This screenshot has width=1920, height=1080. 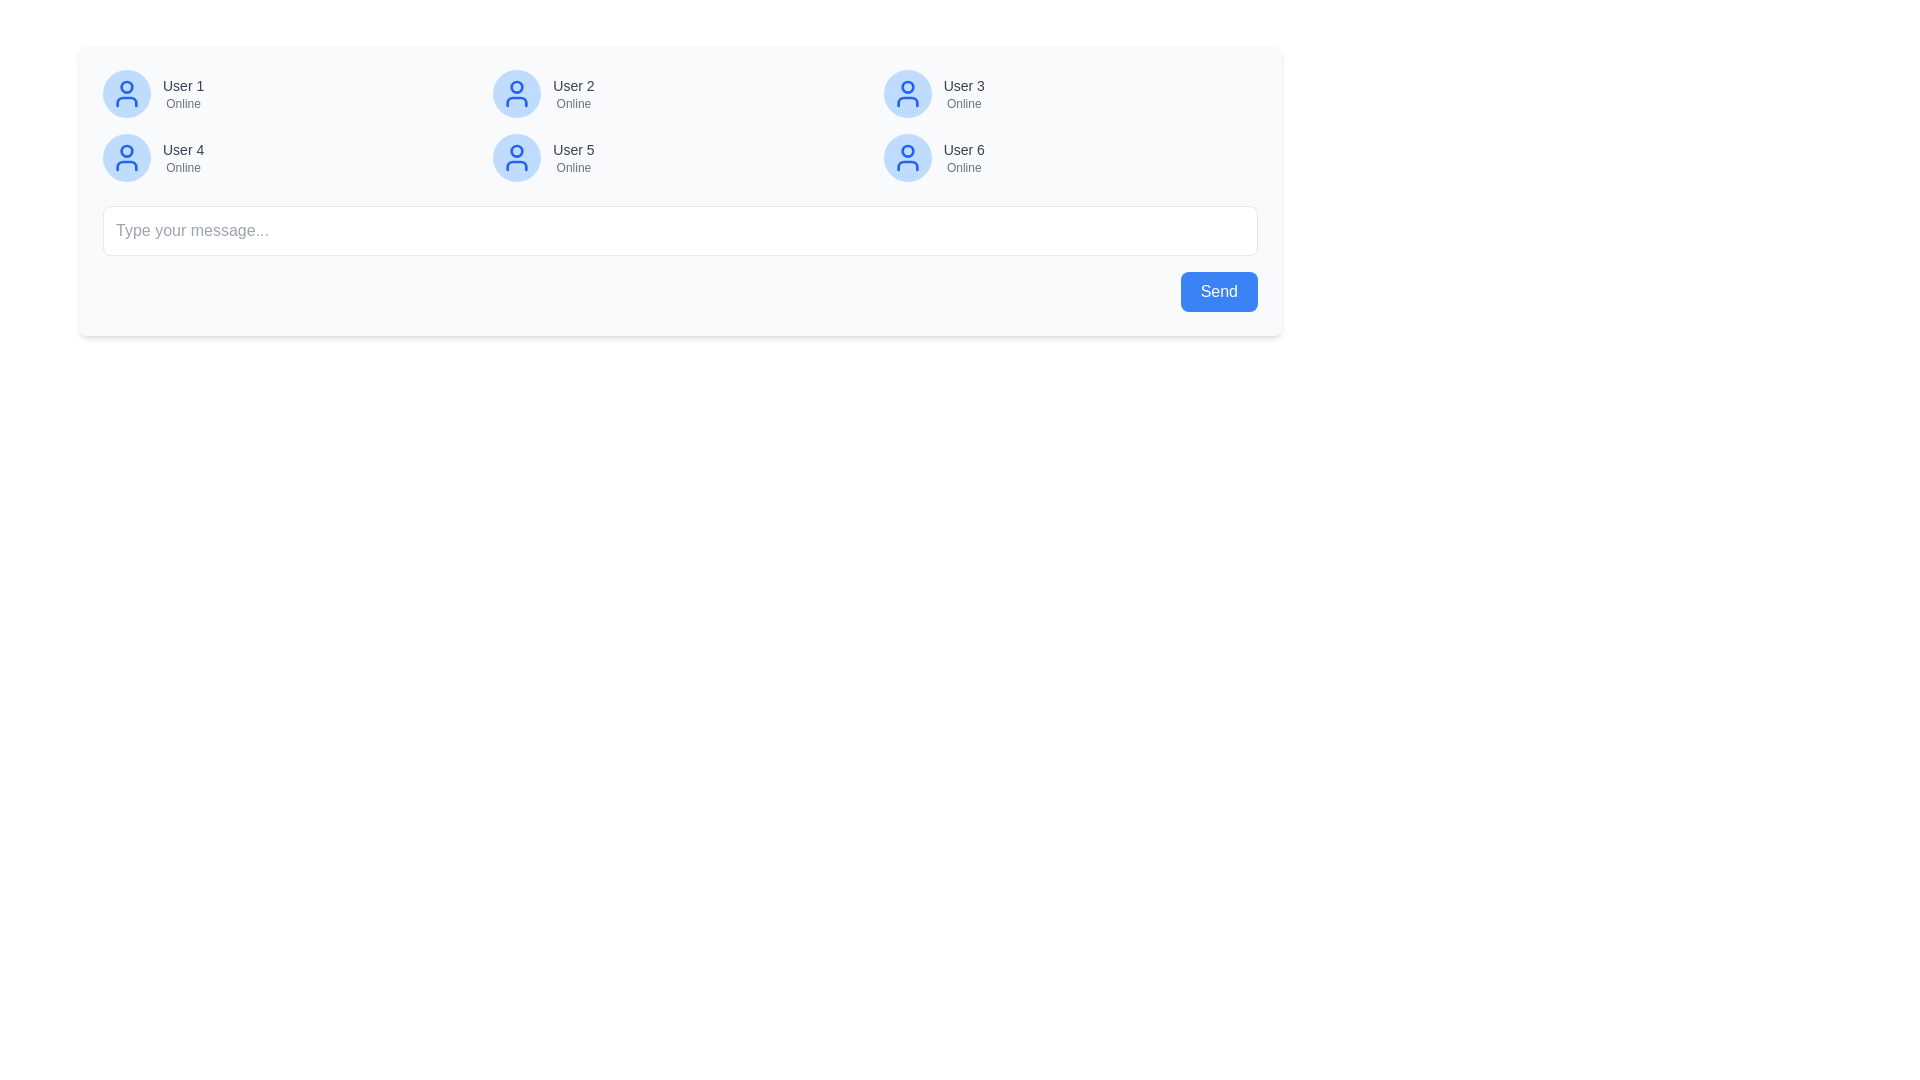 I want to click on the online status label indicating 'User 2' located in the second column of the user grid, so click(x=572, y=104).